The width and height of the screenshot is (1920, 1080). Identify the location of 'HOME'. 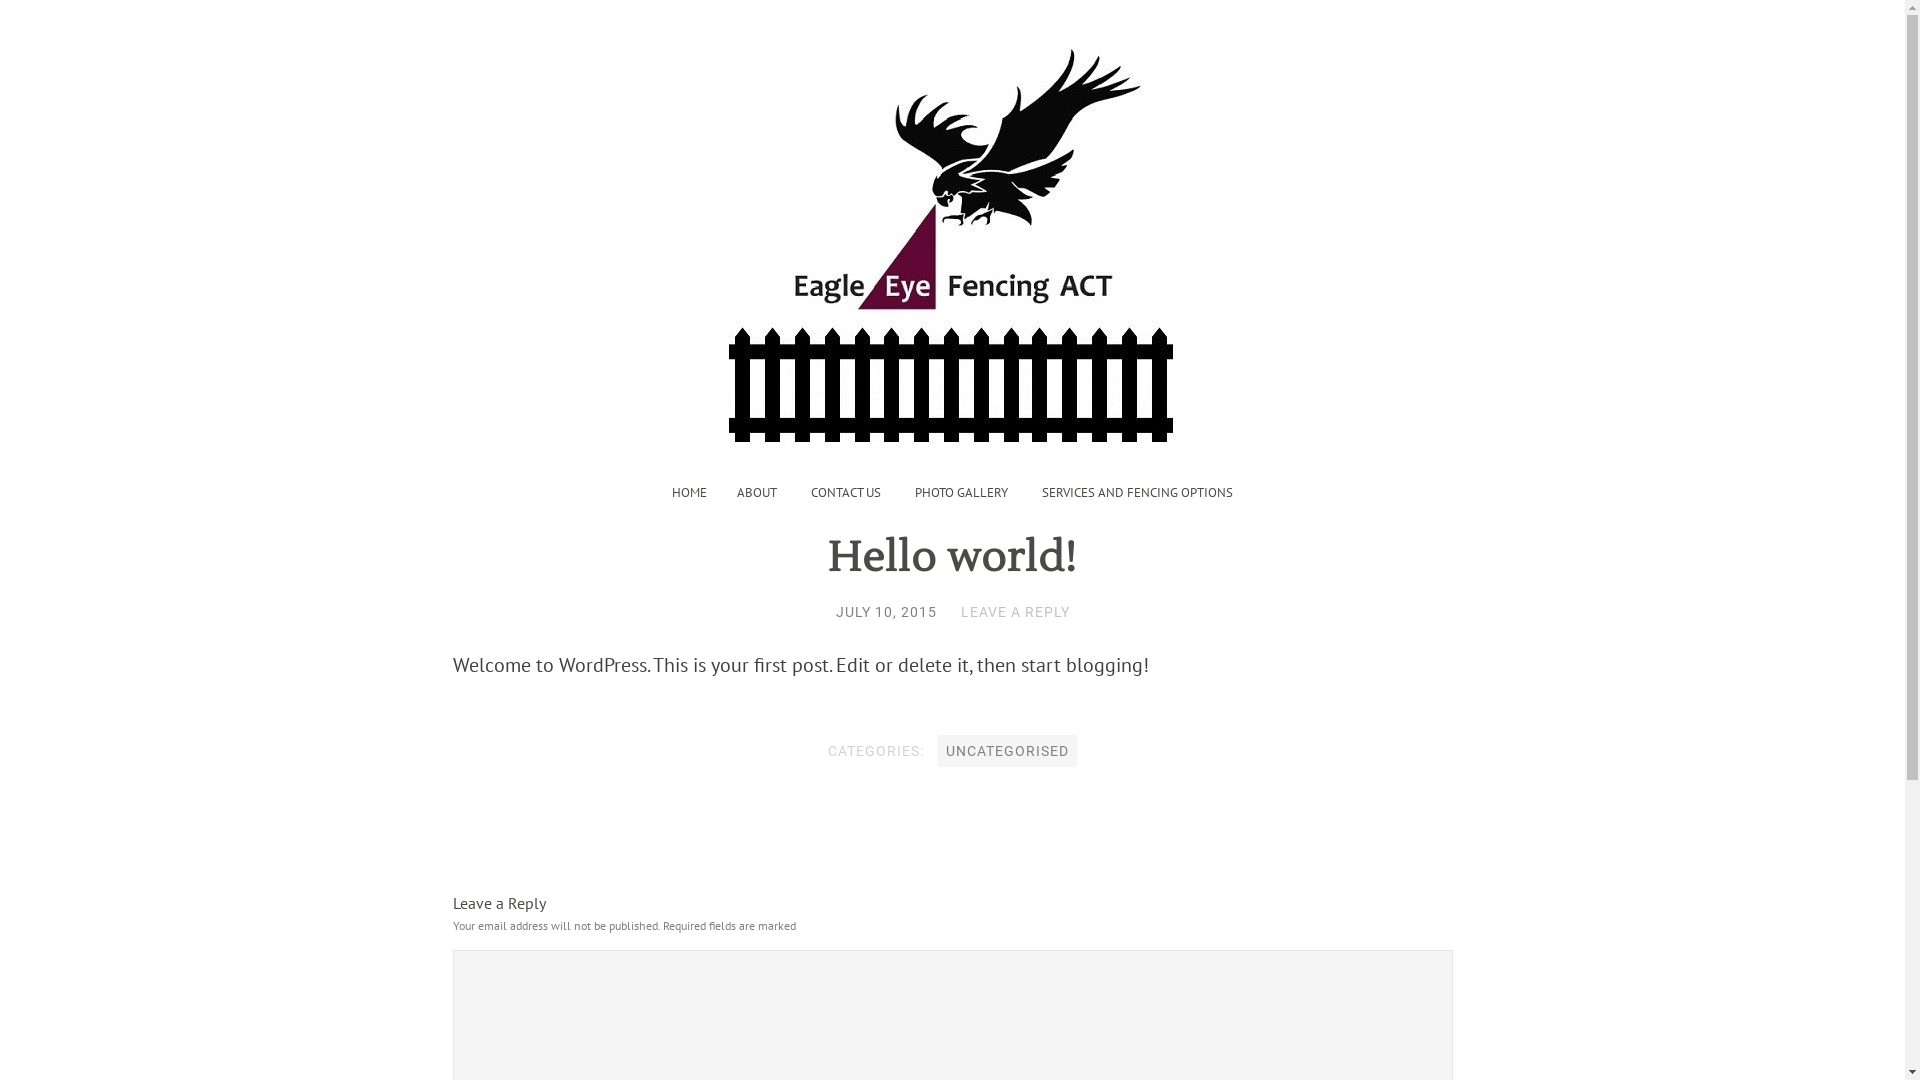
(689, 491).